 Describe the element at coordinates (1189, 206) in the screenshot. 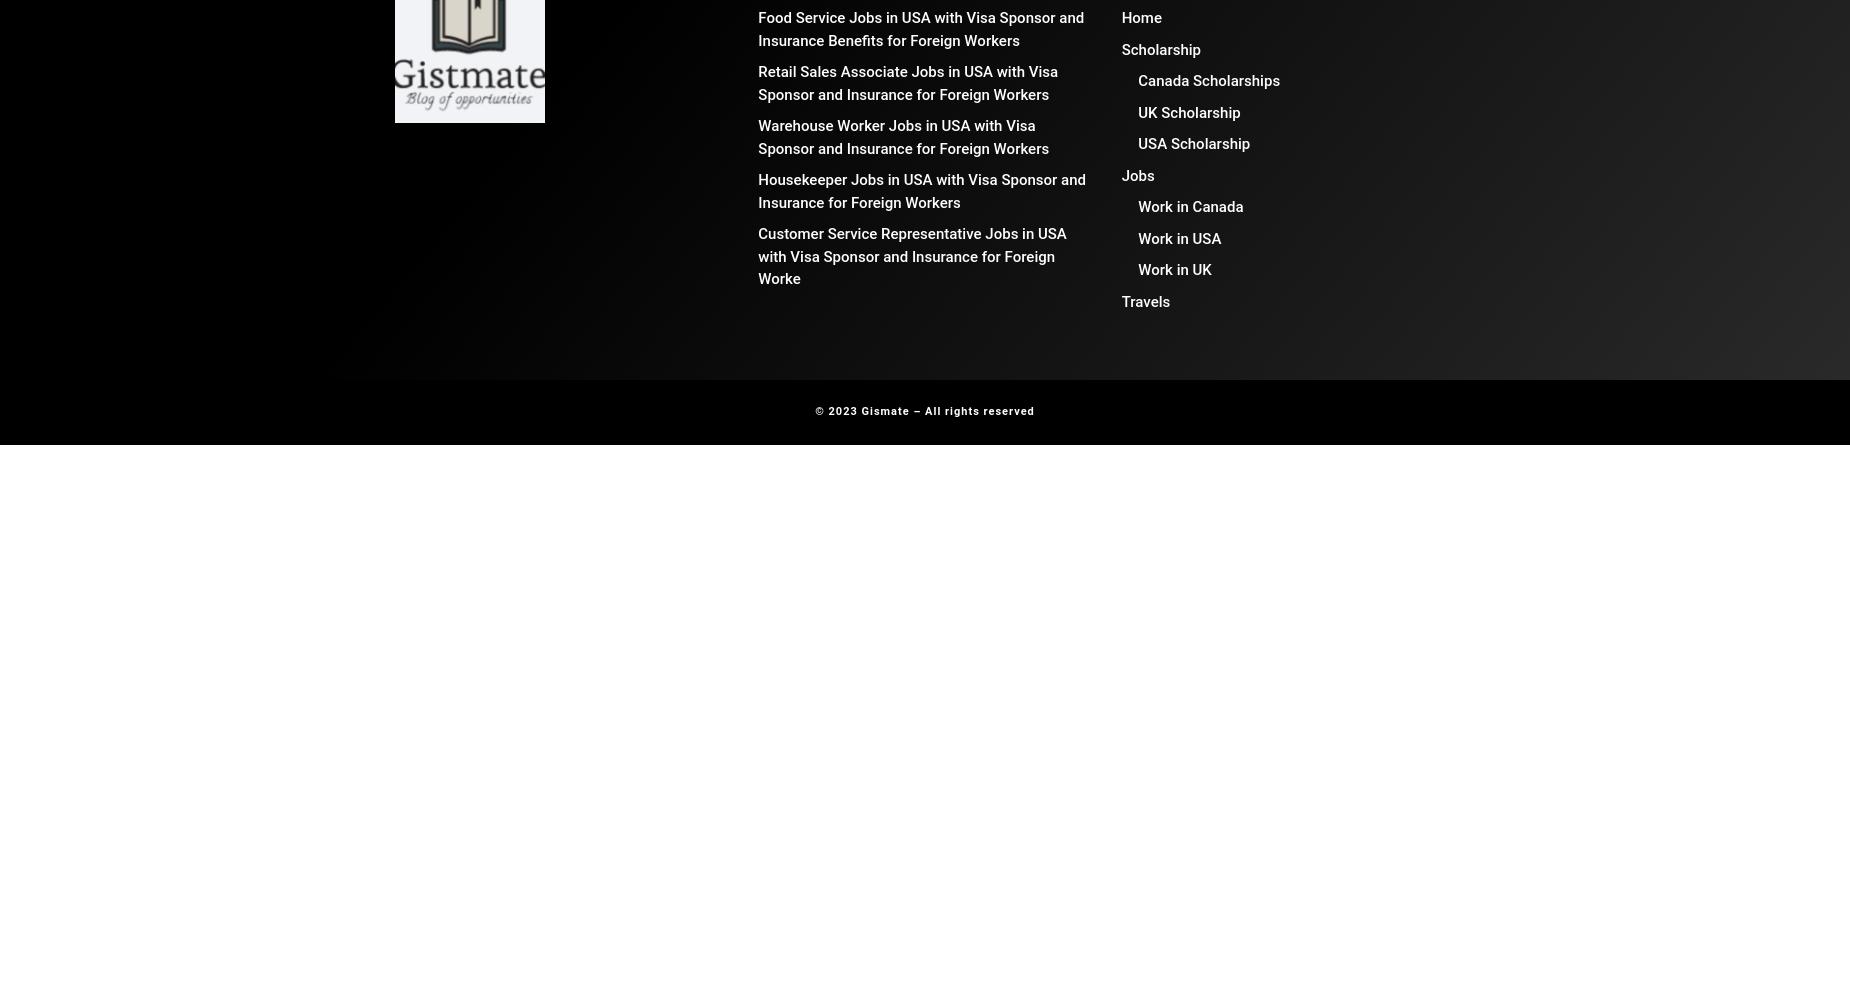

I see `'Work in Canada'` at that location.